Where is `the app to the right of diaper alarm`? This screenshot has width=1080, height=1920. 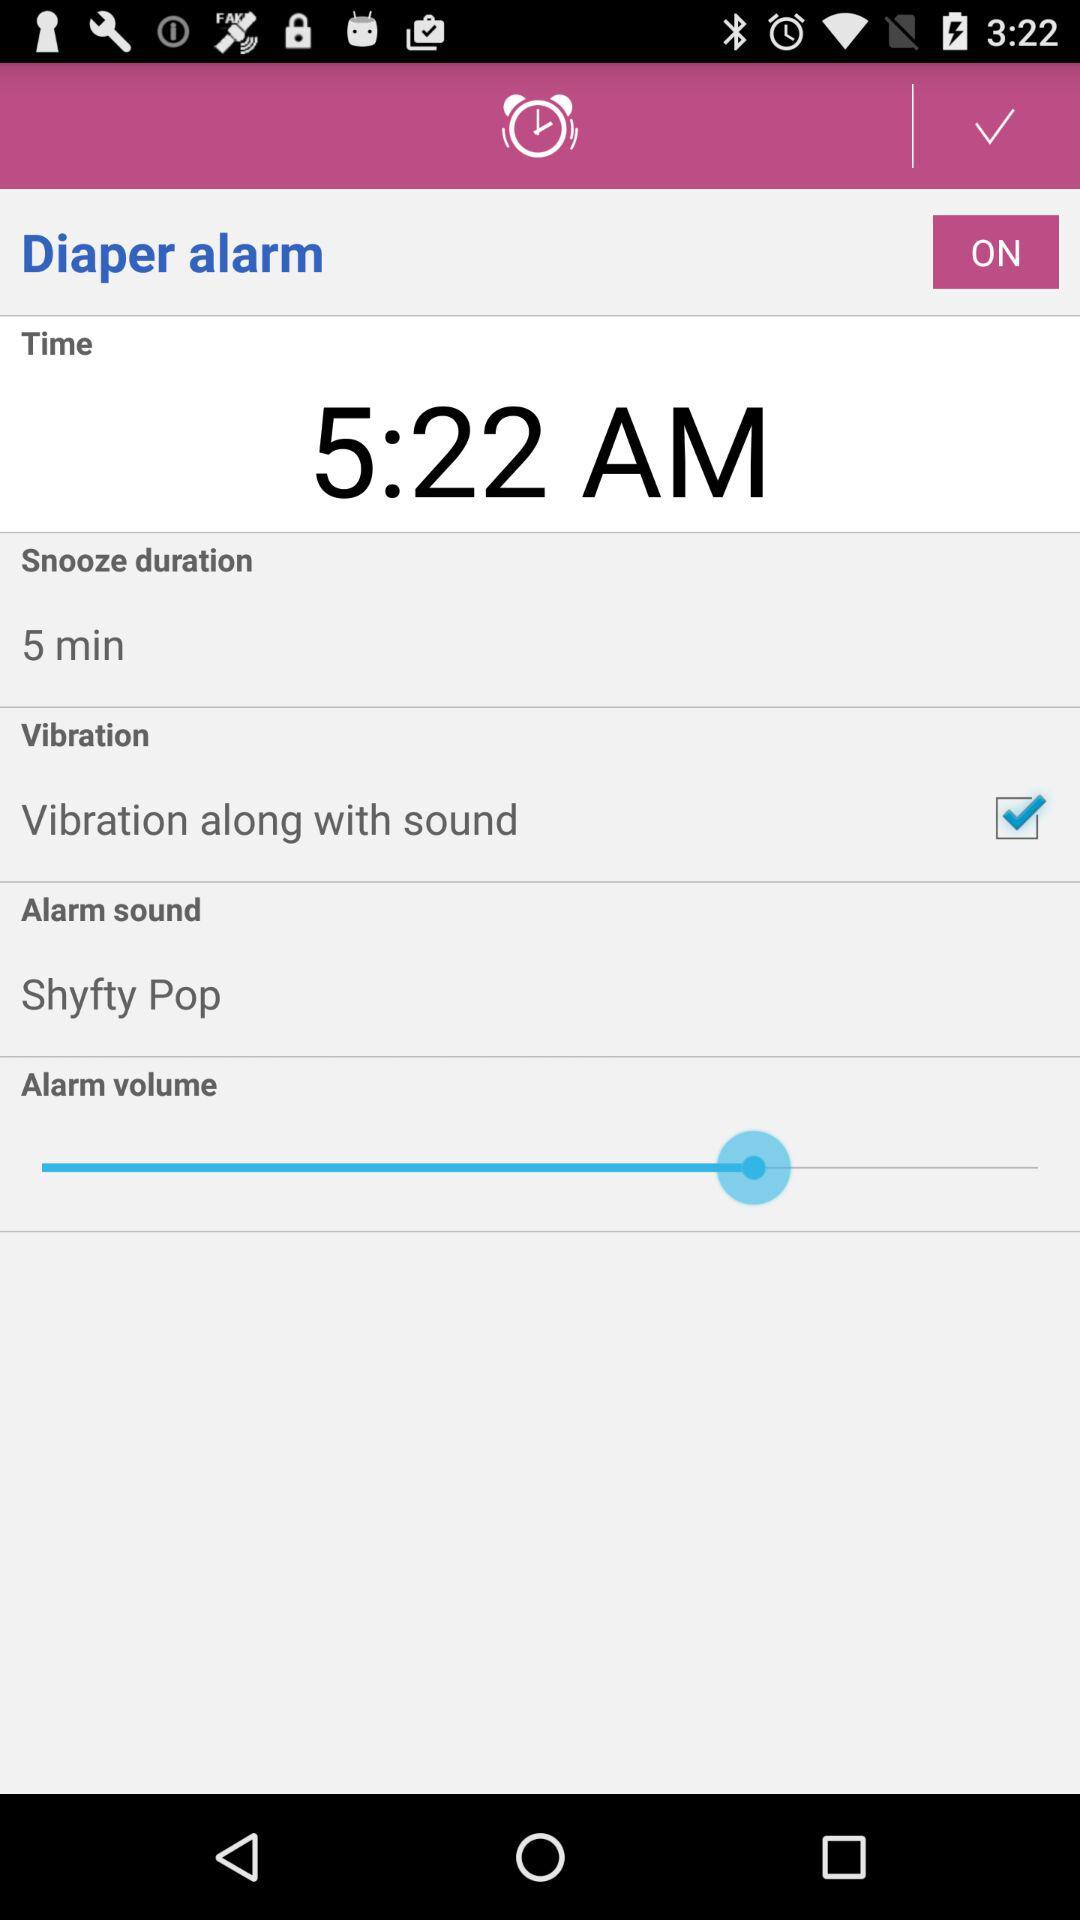
the app to the right of diaper alarm is located at coordinates (995, 251).